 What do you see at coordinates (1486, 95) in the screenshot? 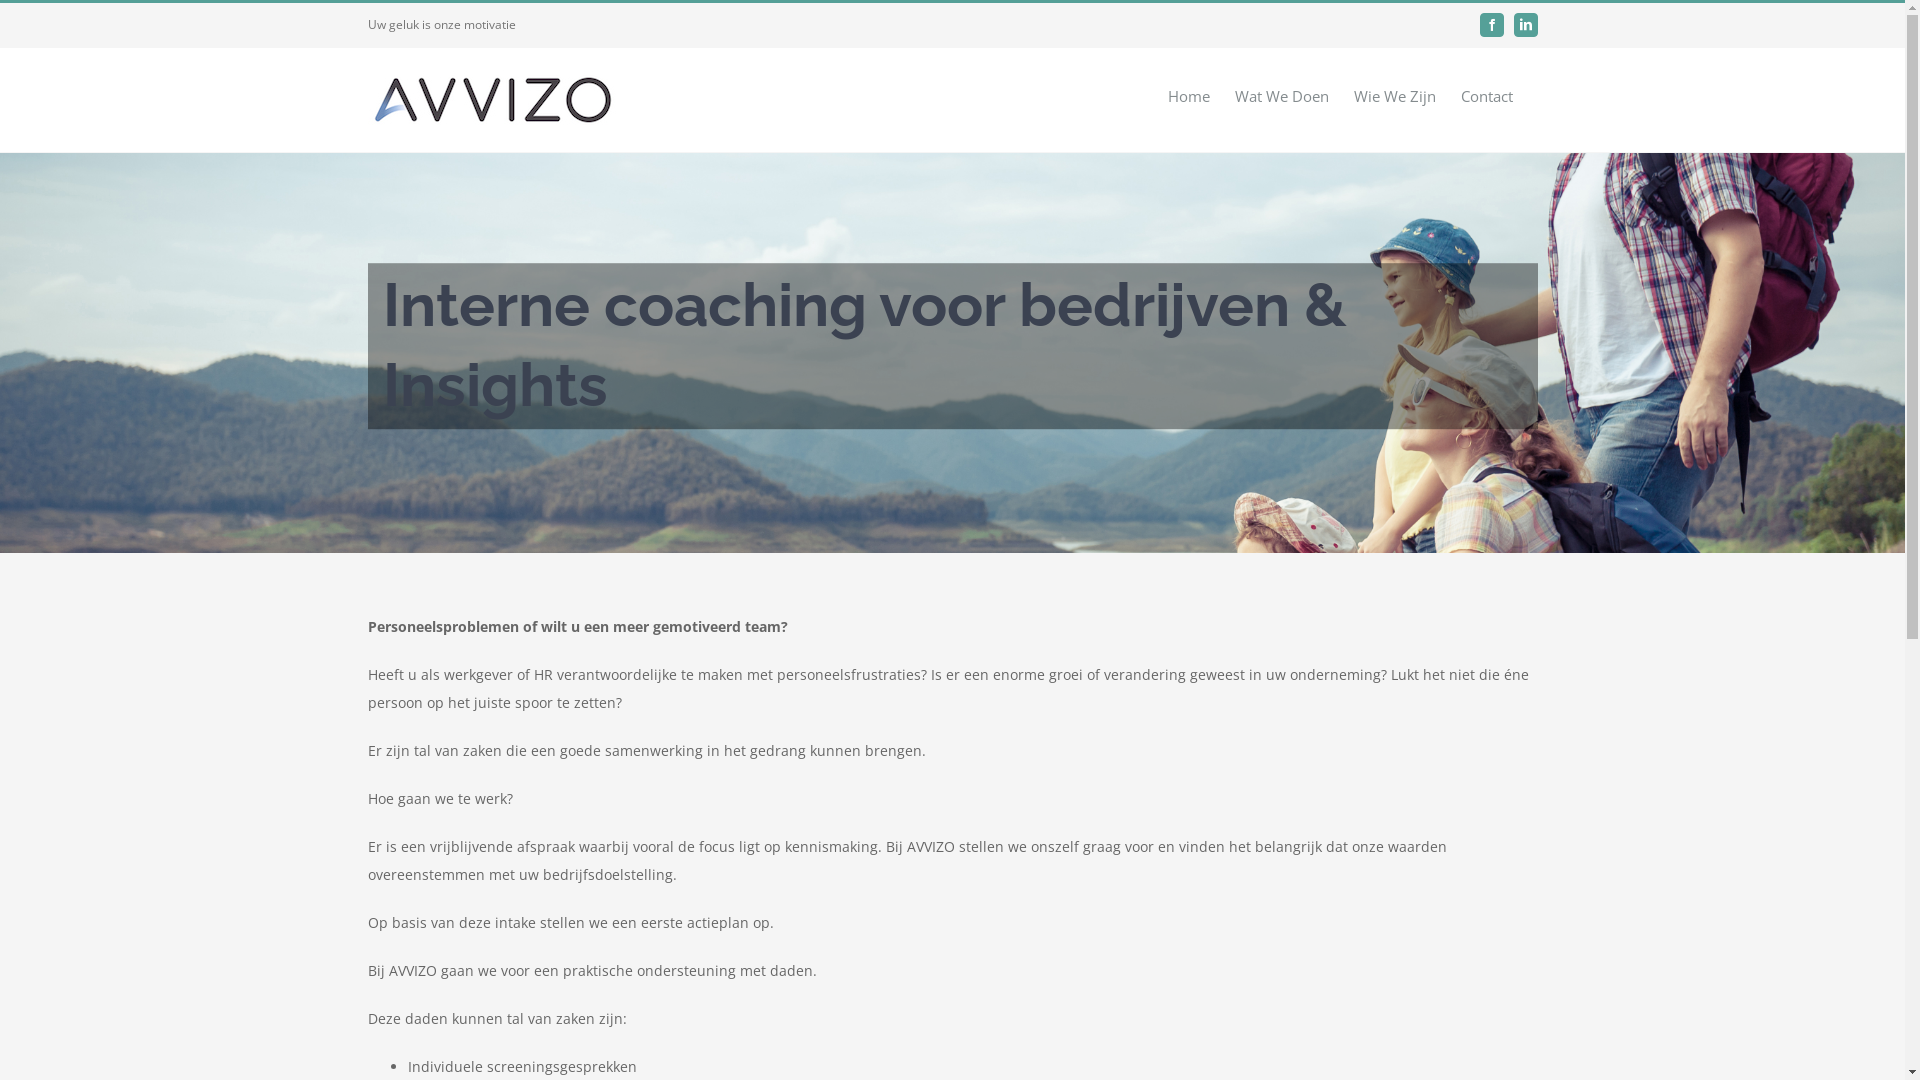
I see `'Contact'` at bounding box center [1486, 95].